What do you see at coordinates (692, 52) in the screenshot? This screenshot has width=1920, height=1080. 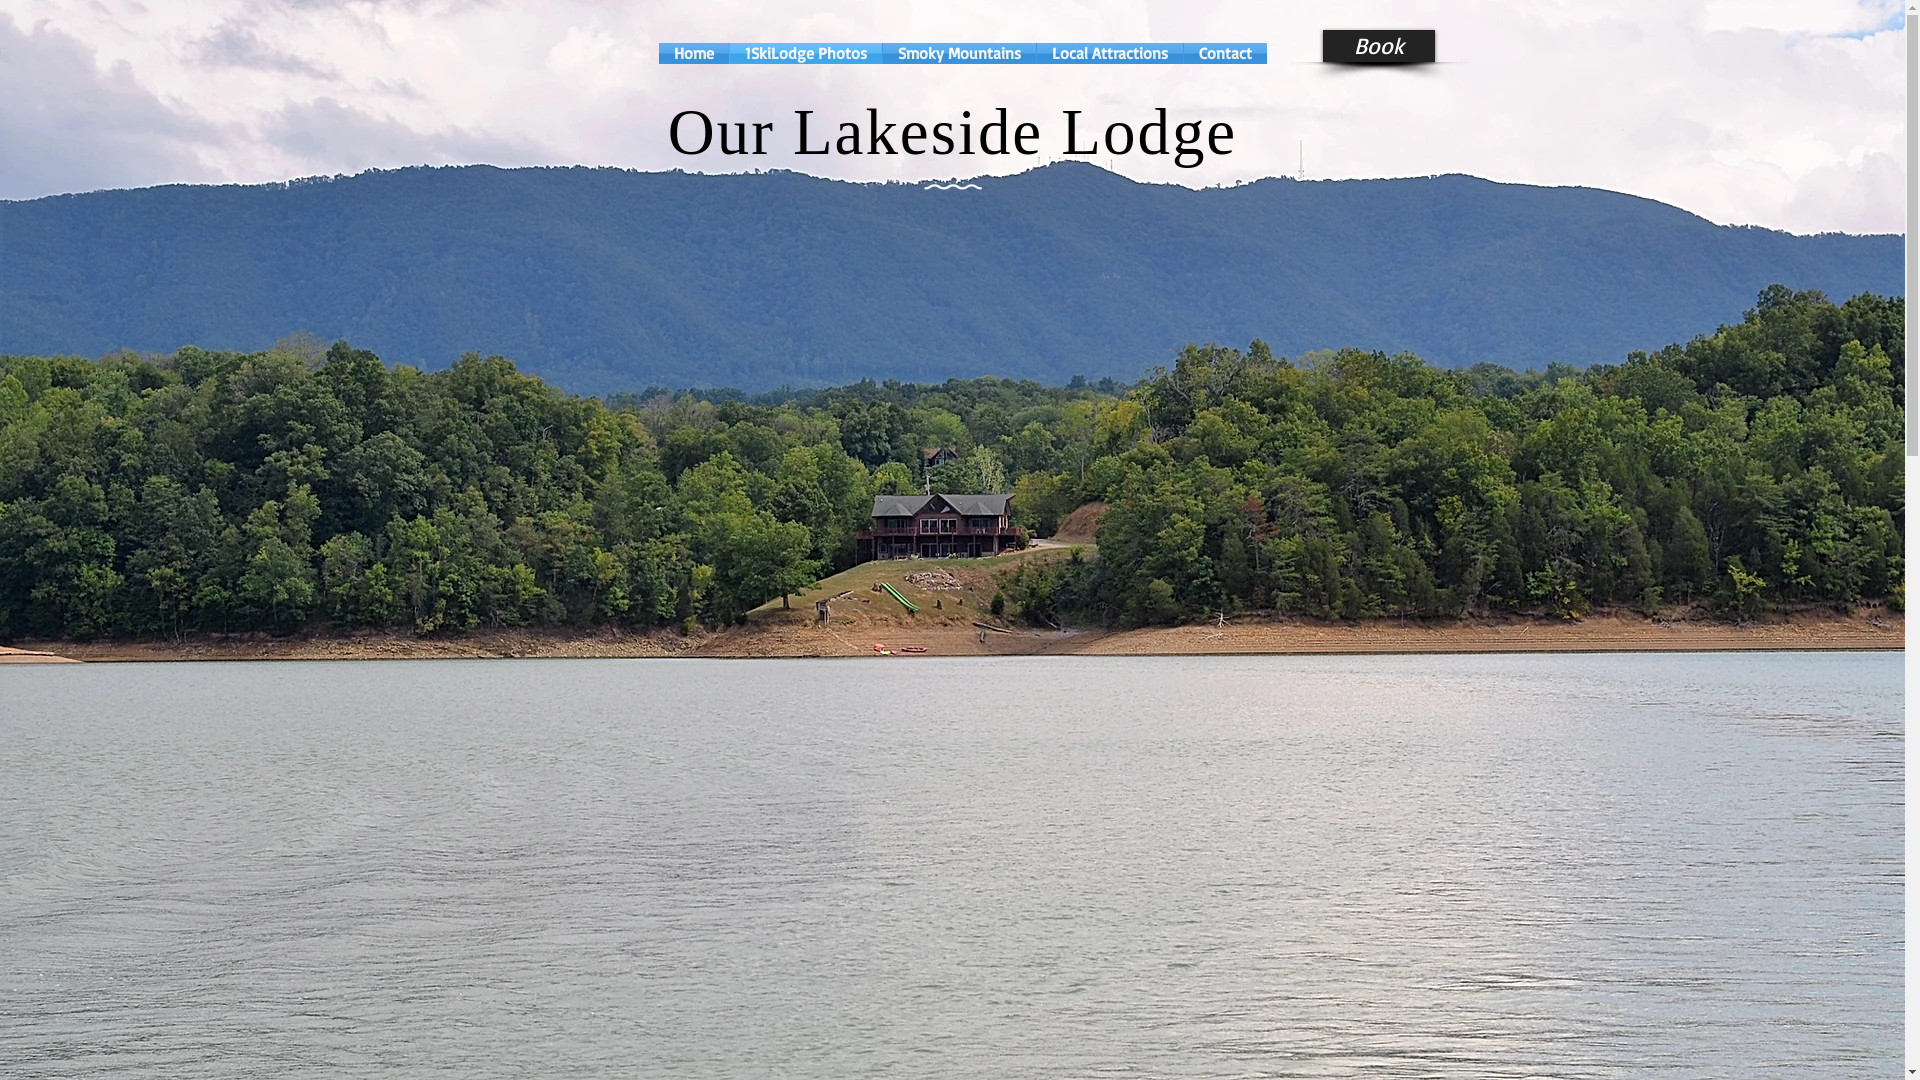 I see `'Home'` at bounding box center [692, 52].